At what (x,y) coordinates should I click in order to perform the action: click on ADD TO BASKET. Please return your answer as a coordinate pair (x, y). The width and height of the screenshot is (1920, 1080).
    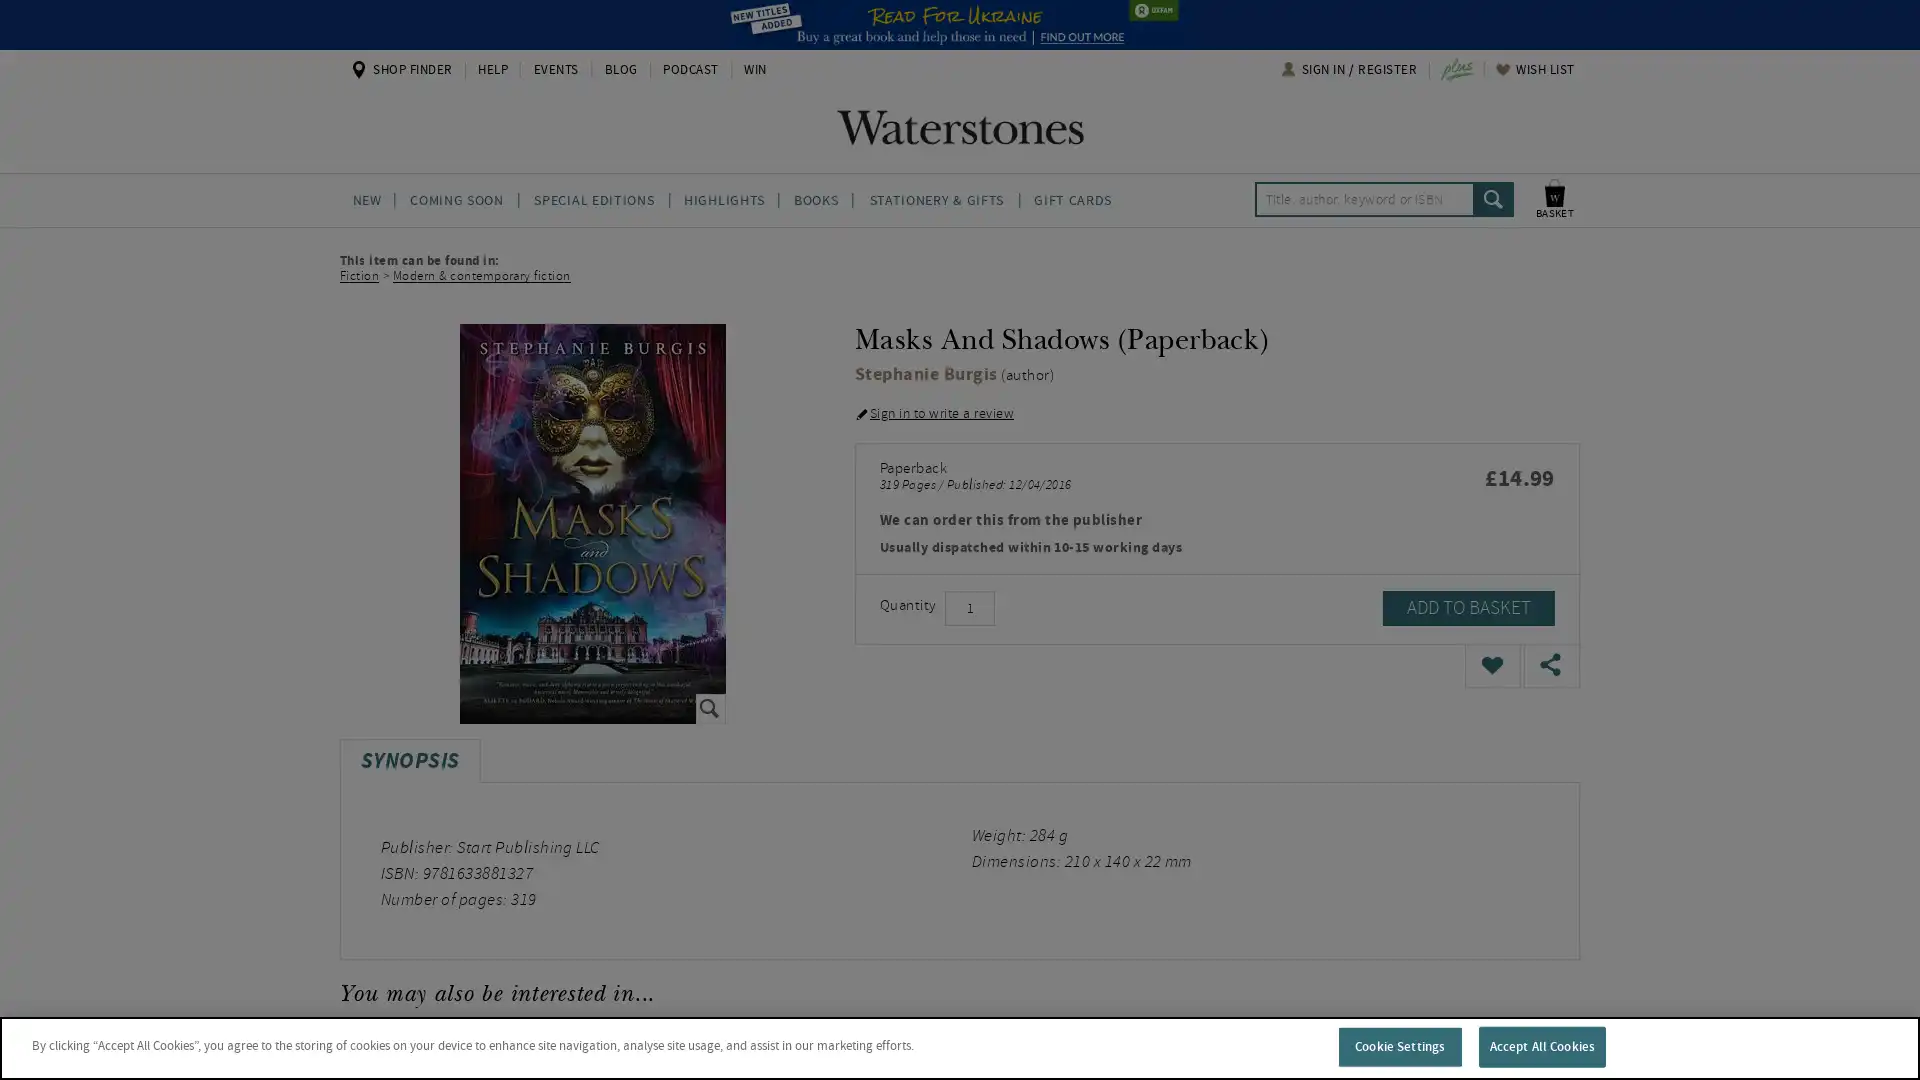
    Looking at the image, I should click on (1468, 607).